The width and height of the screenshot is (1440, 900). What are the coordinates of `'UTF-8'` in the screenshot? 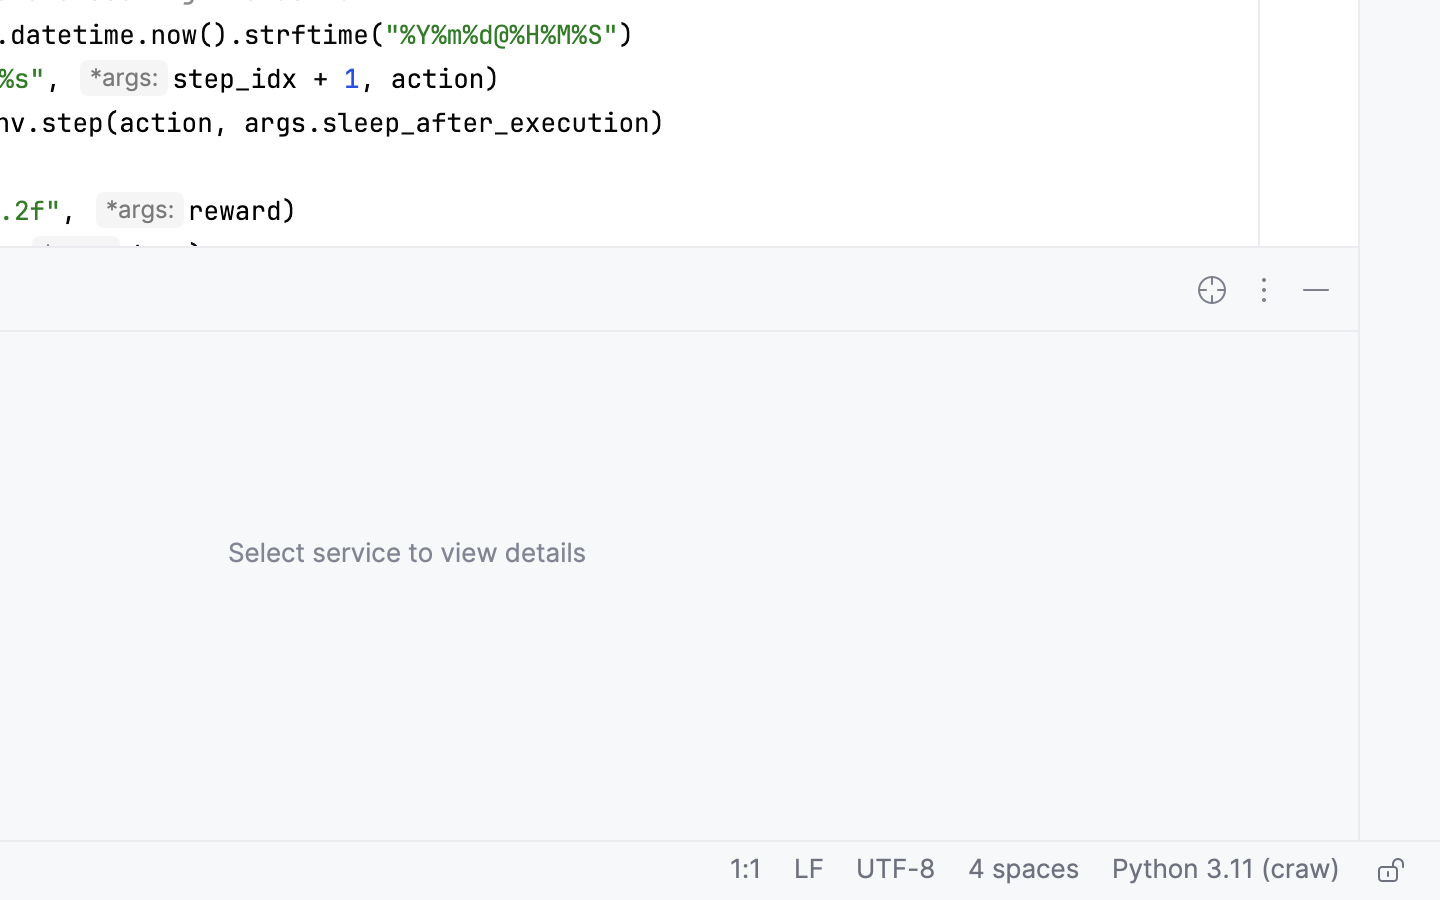 It's located at (894, 871).